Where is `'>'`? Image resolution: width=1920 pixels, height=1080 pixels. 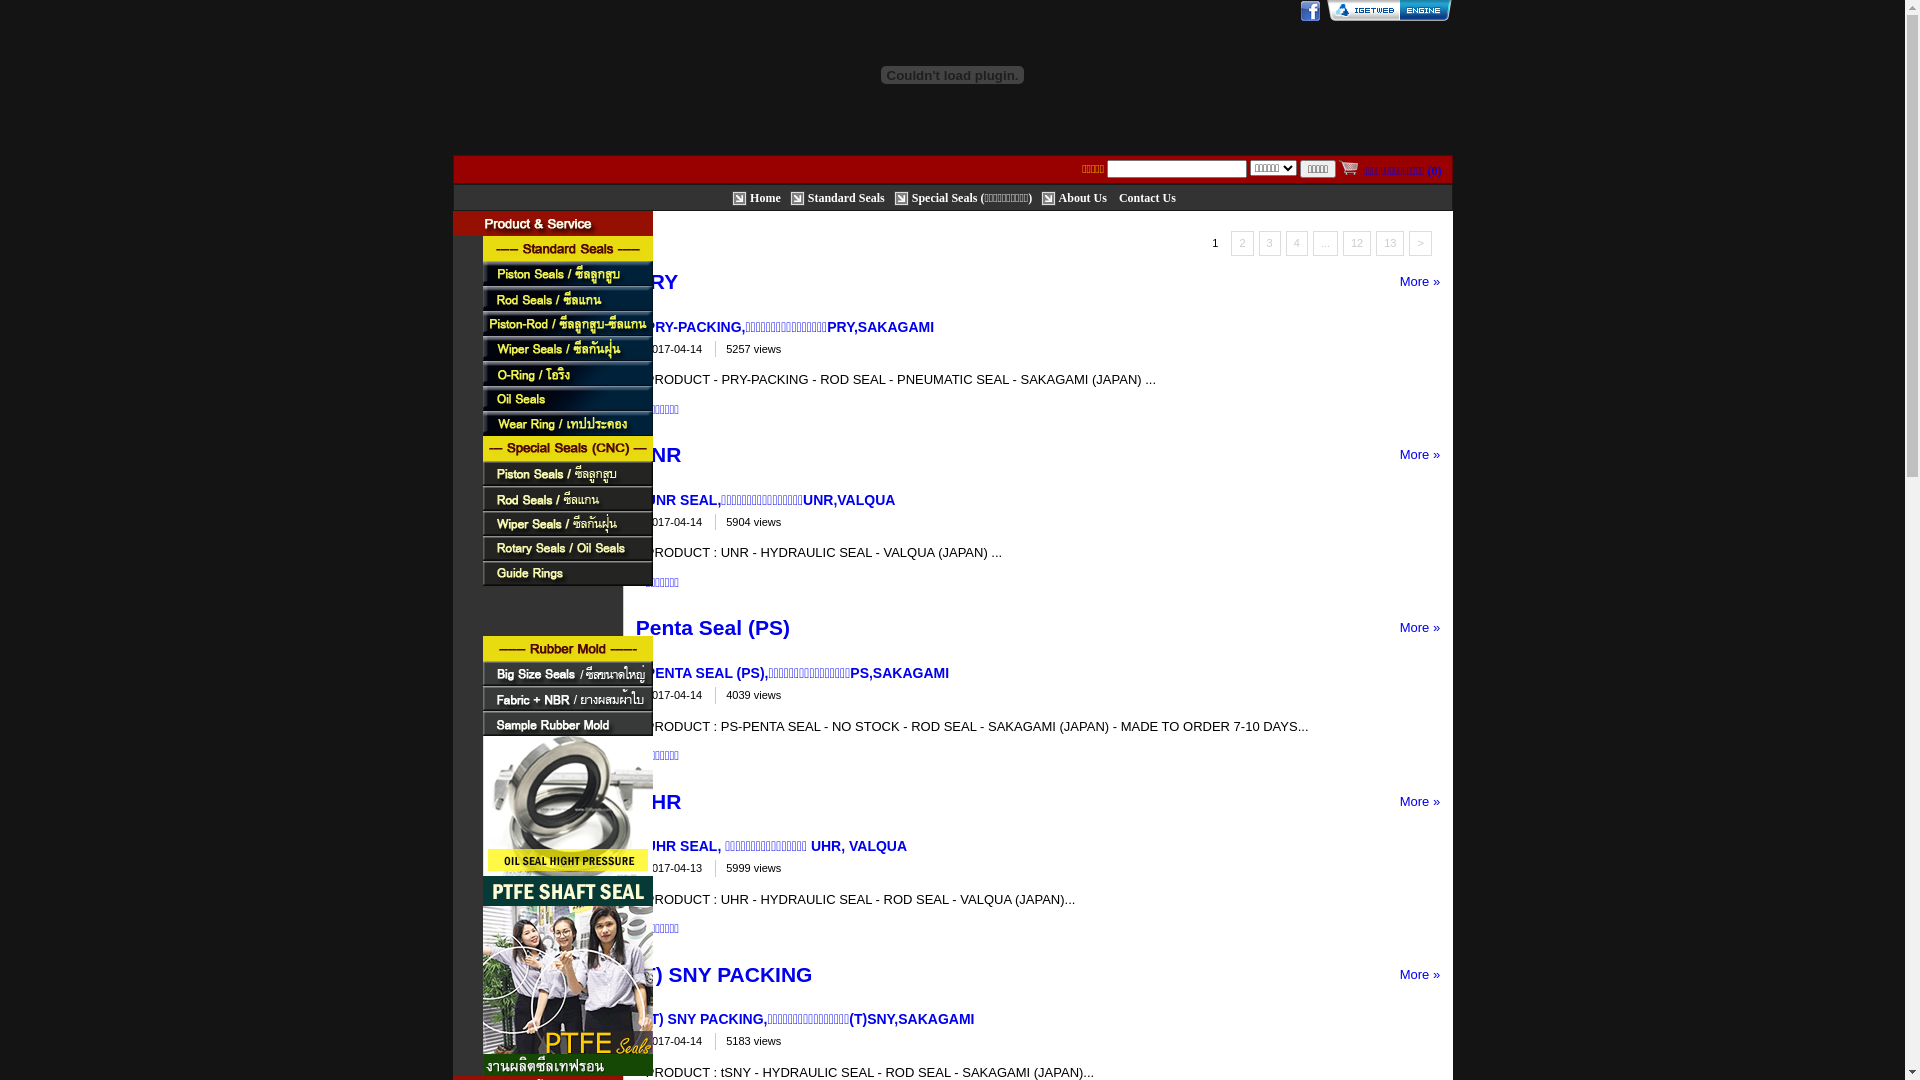 '>' is located at coordinates (1419, 242).